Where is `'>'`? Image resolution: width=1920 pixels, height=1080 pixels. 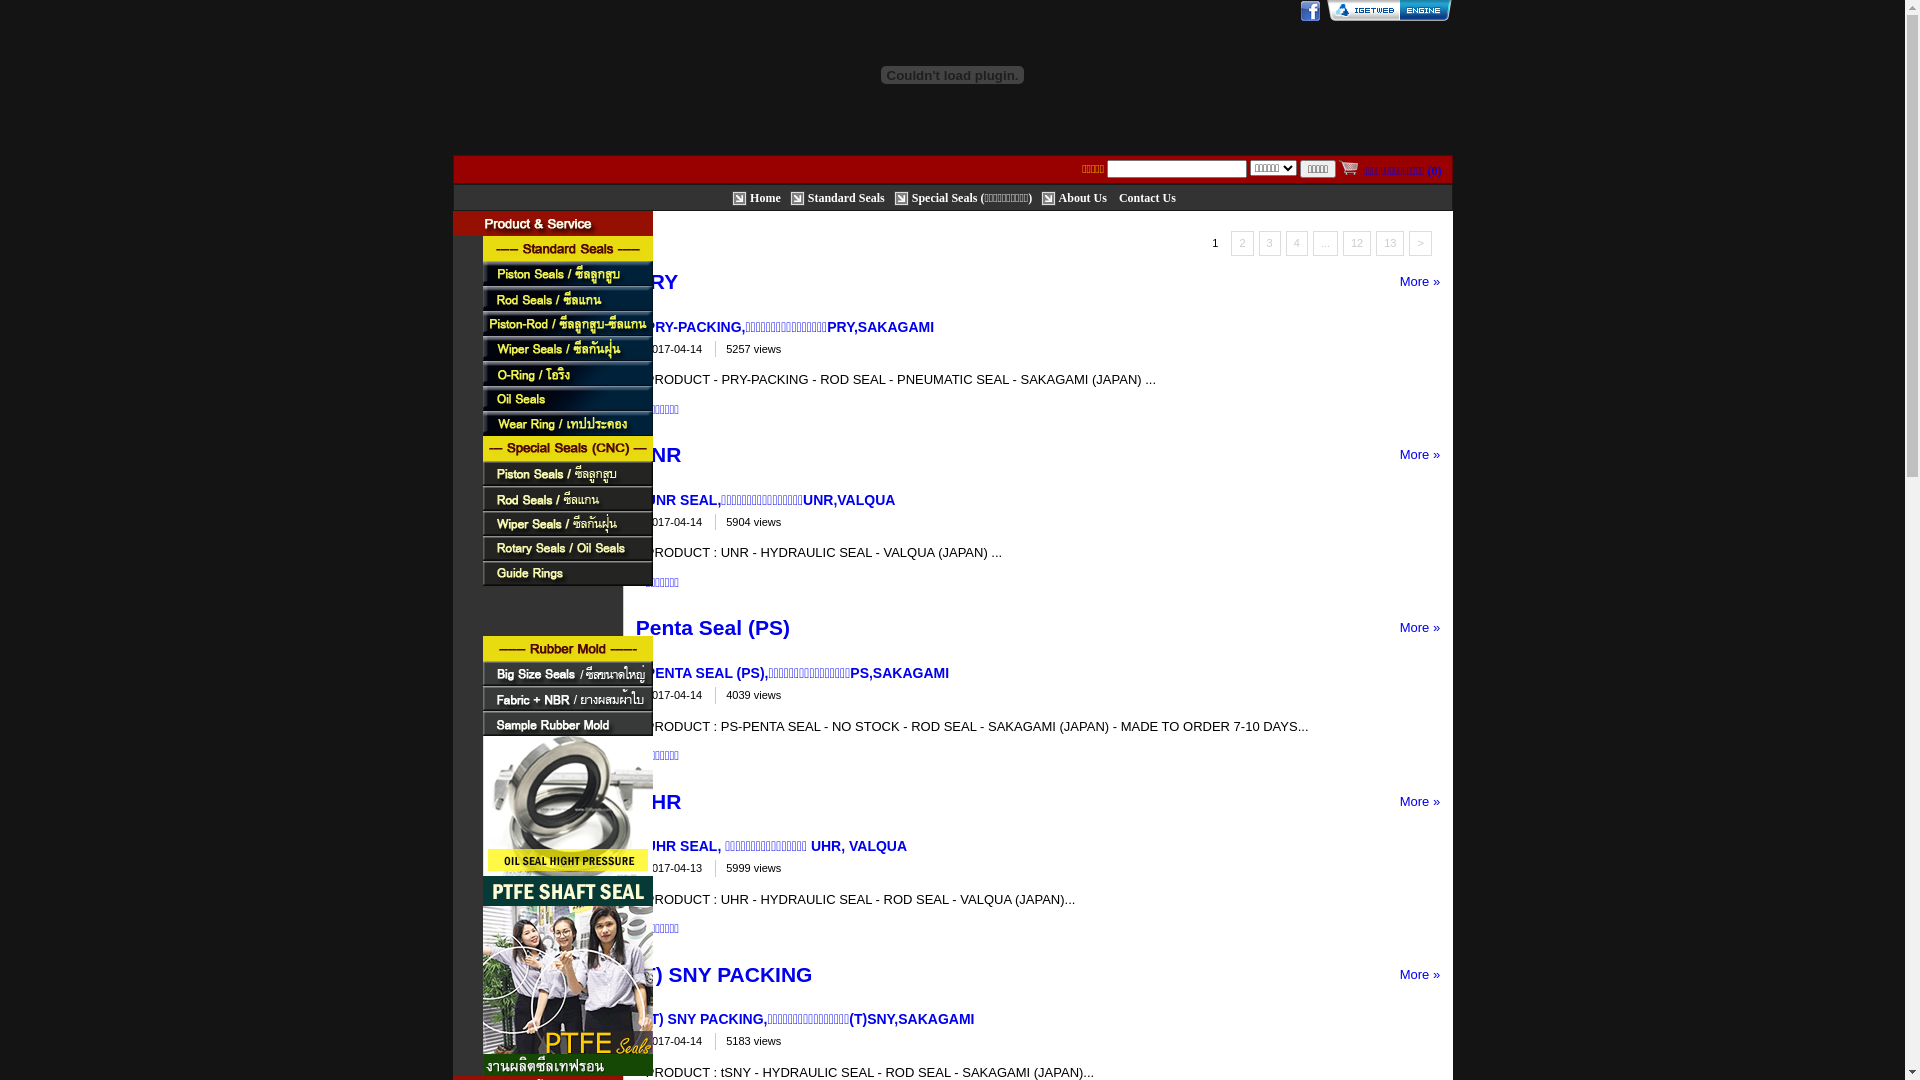 '>' is located at coordinates (1419, 242).